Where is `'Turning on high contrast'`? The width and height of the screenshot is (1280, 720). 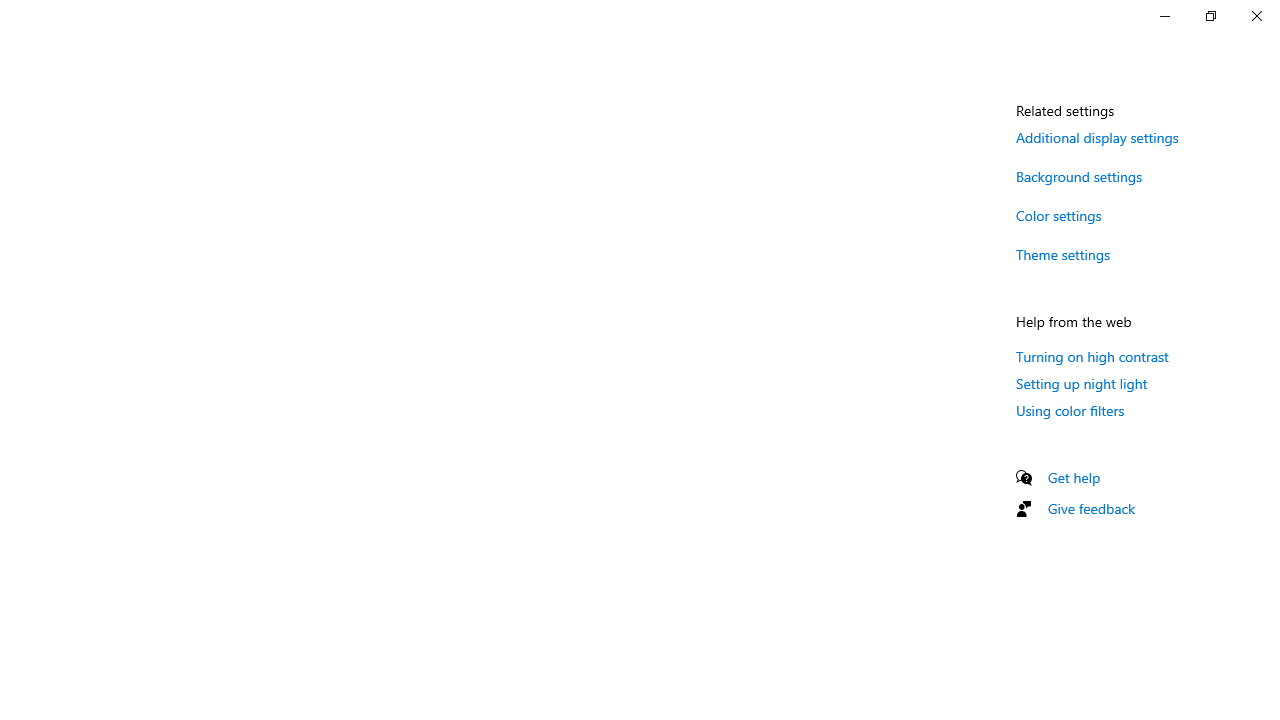
'Turning on high contrast' is located at coordinates (1091, 355).